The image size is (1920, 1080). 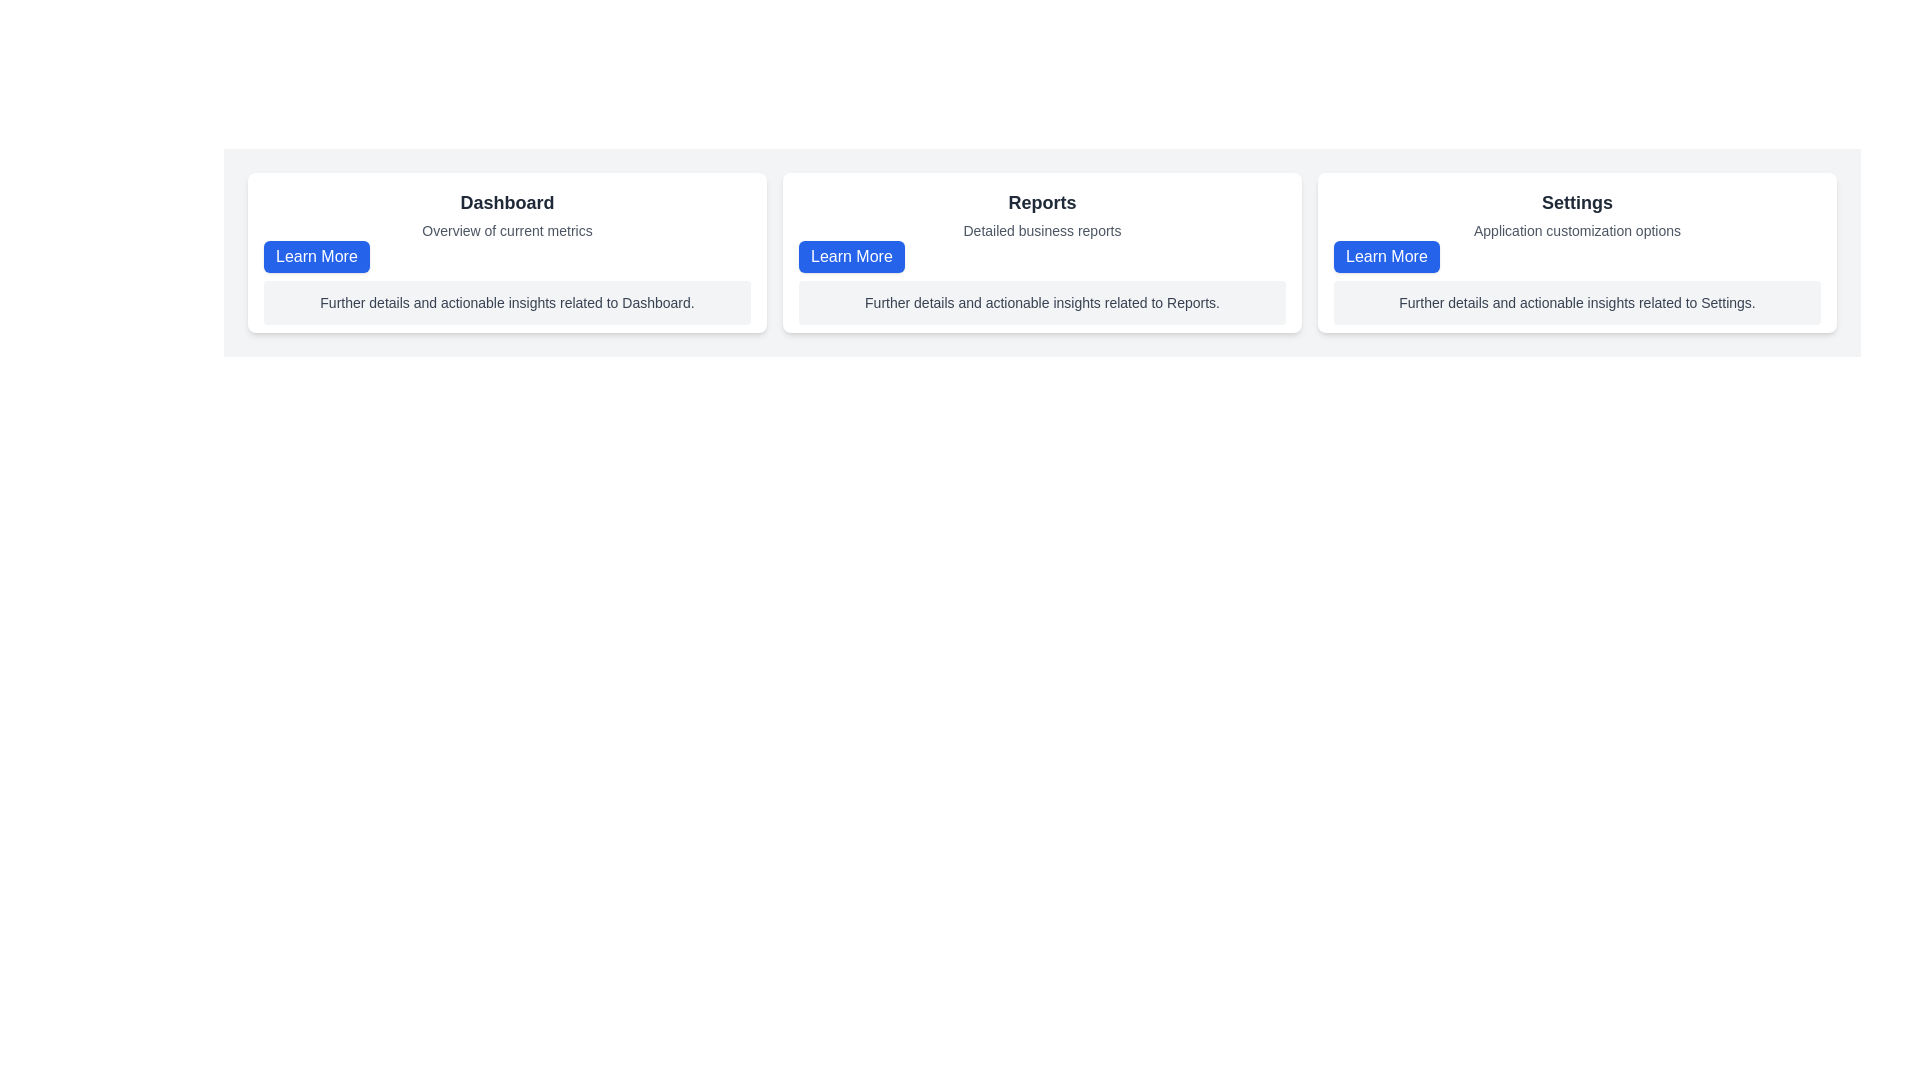 What do you see at coordinates (1576, 203) in the screenshot?
I see `text of the bold 'Settings' label located at the top-center of an information card in the third column of a three-panel layout` at bounding box center [1576, 203].